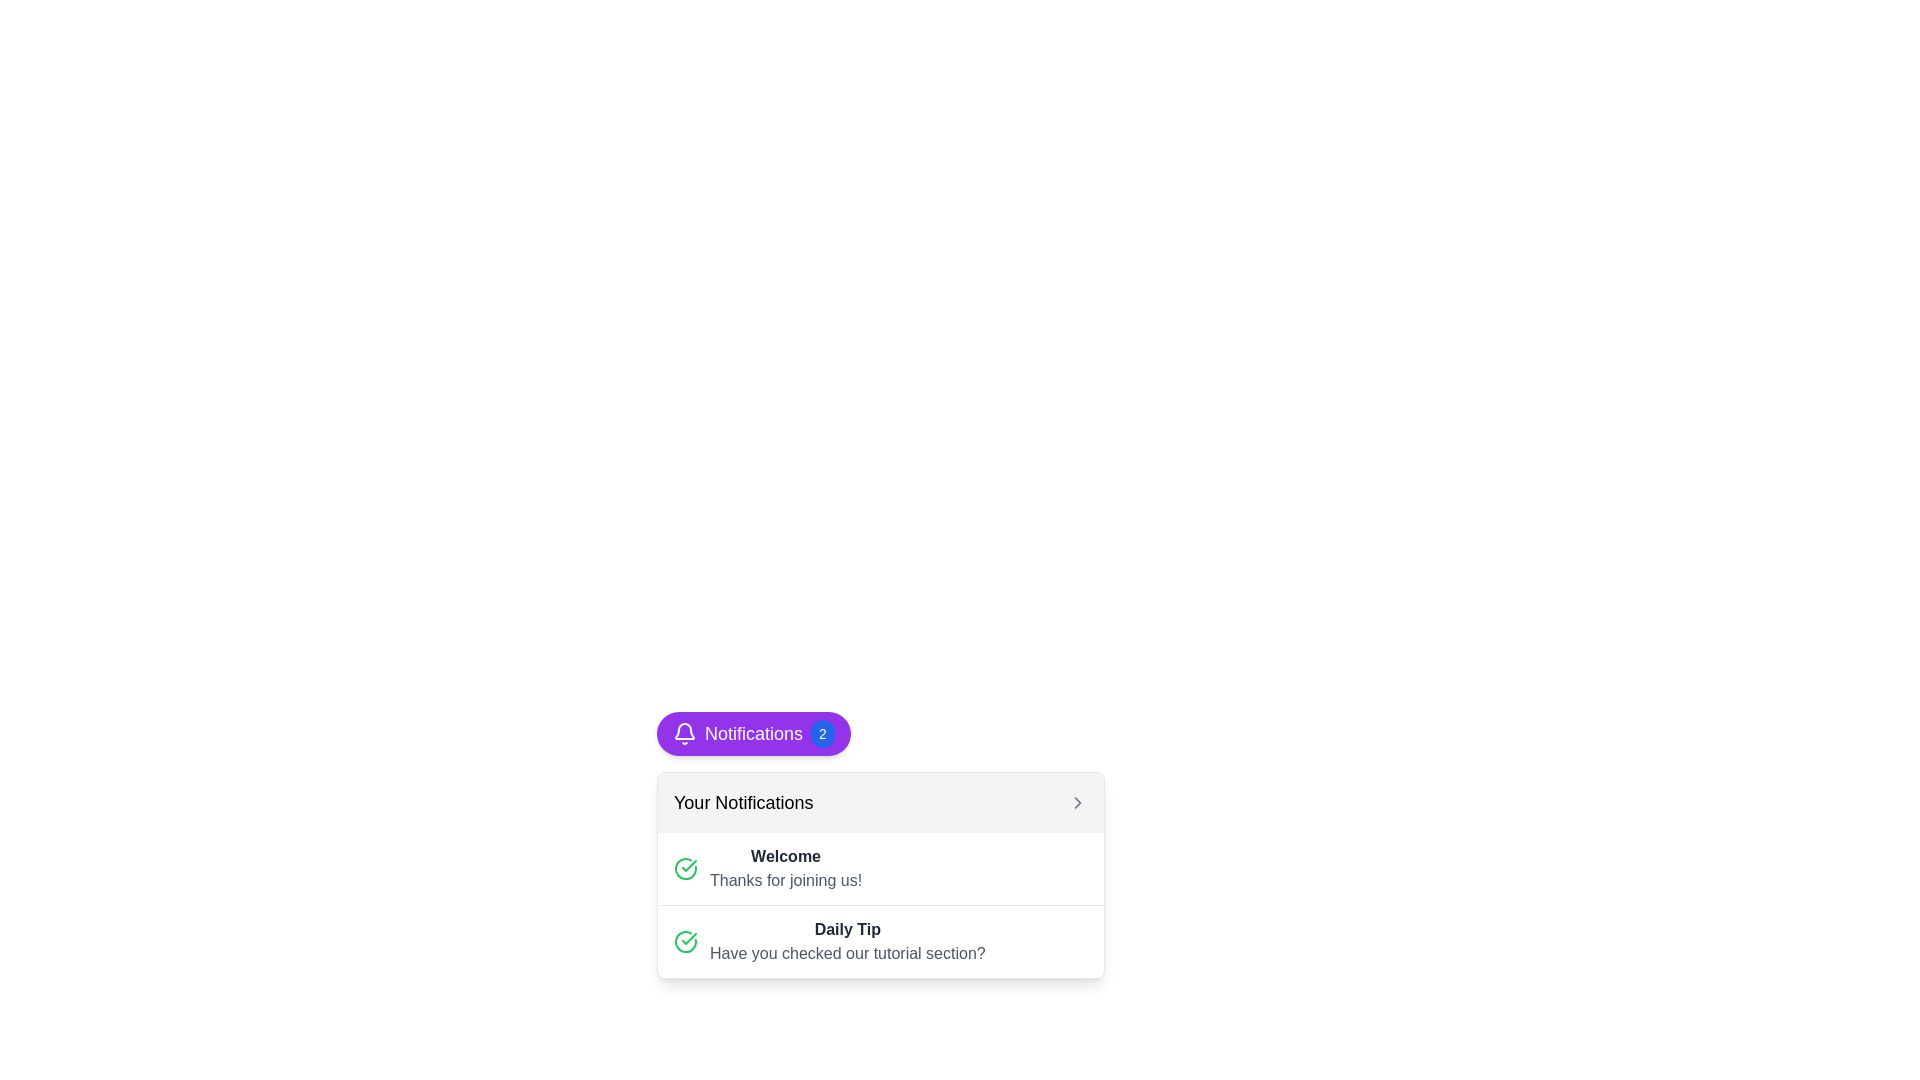 The width and height of the screenshot is (1920, 1080). I want to click on the 'Daily Tip' text label, which is styled with a bold font and dark gray color, positioned at the top of the notification card titled 'Your Notifications', so click(847, 929).